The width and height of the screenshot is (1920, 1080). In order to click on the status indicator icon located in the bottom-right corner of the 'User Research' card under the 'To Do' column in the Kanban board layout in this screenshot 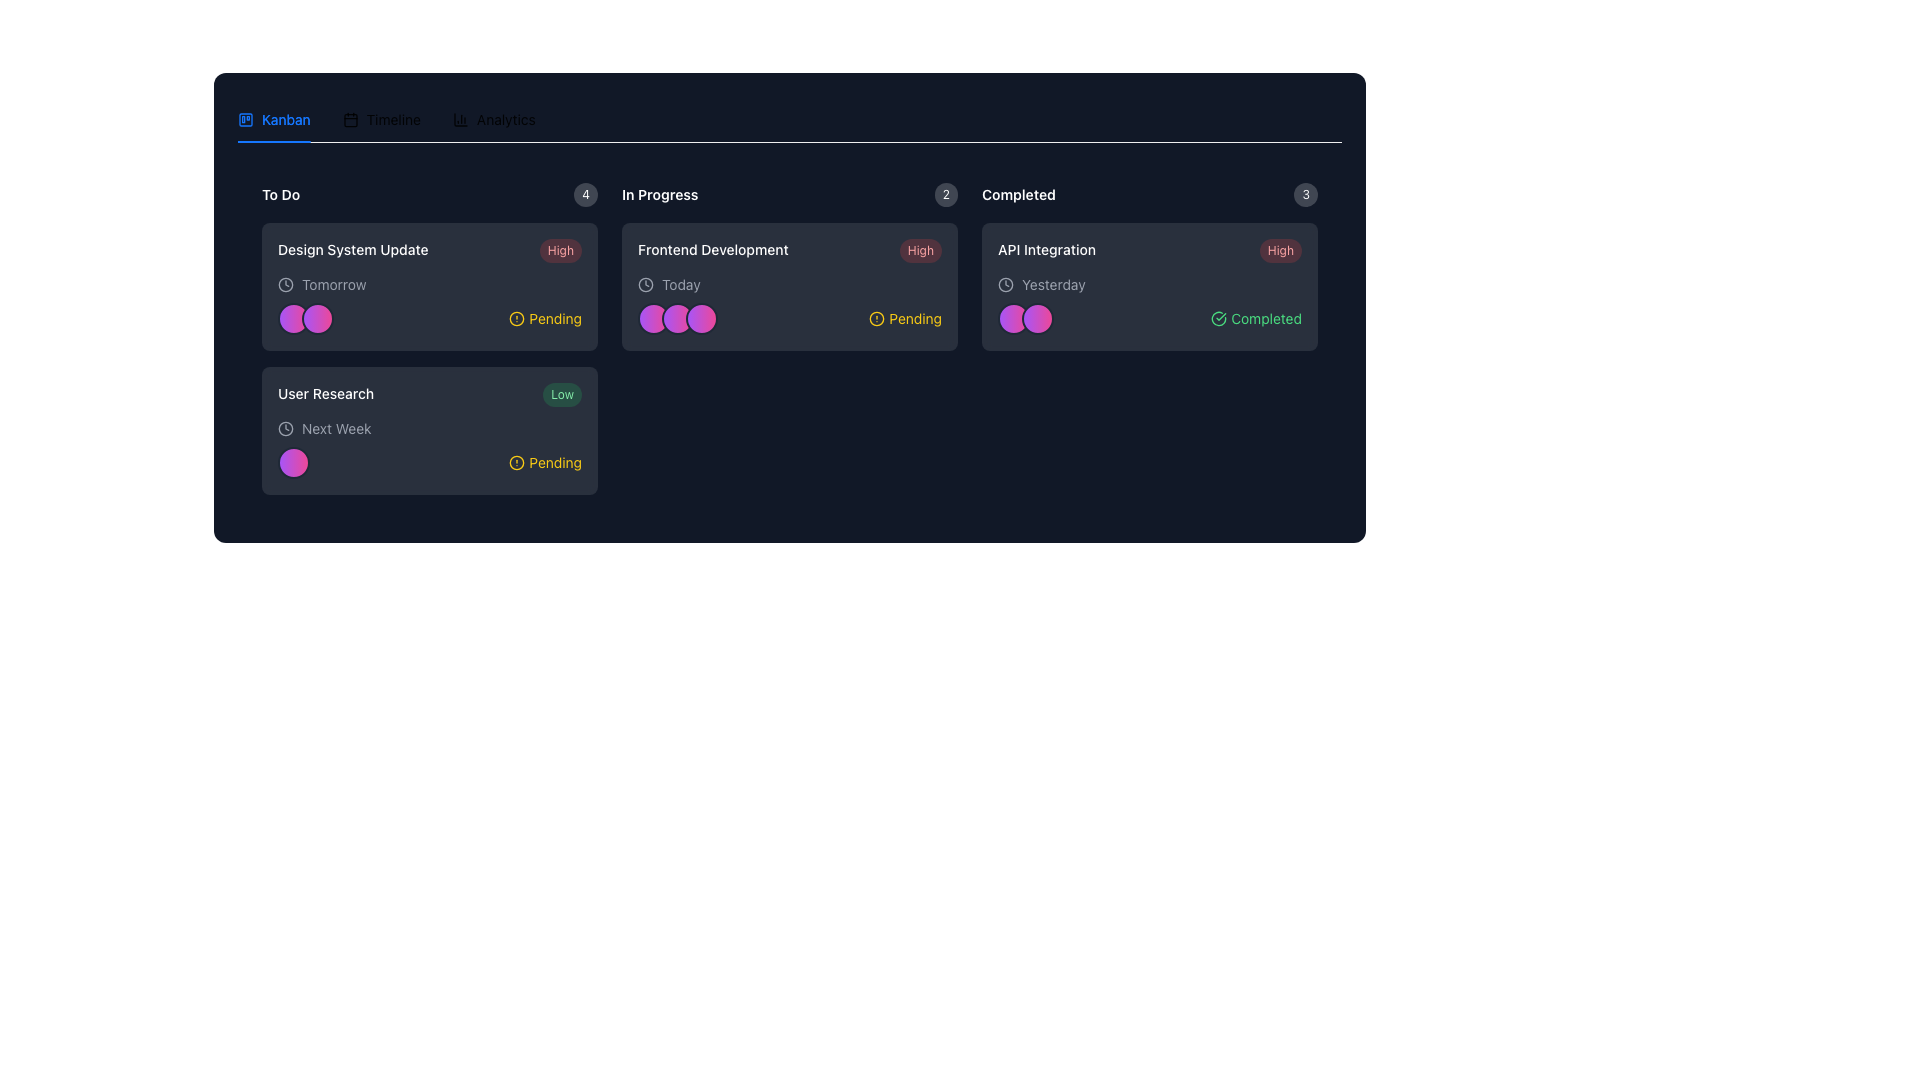, I will do `click(517, 462)`.